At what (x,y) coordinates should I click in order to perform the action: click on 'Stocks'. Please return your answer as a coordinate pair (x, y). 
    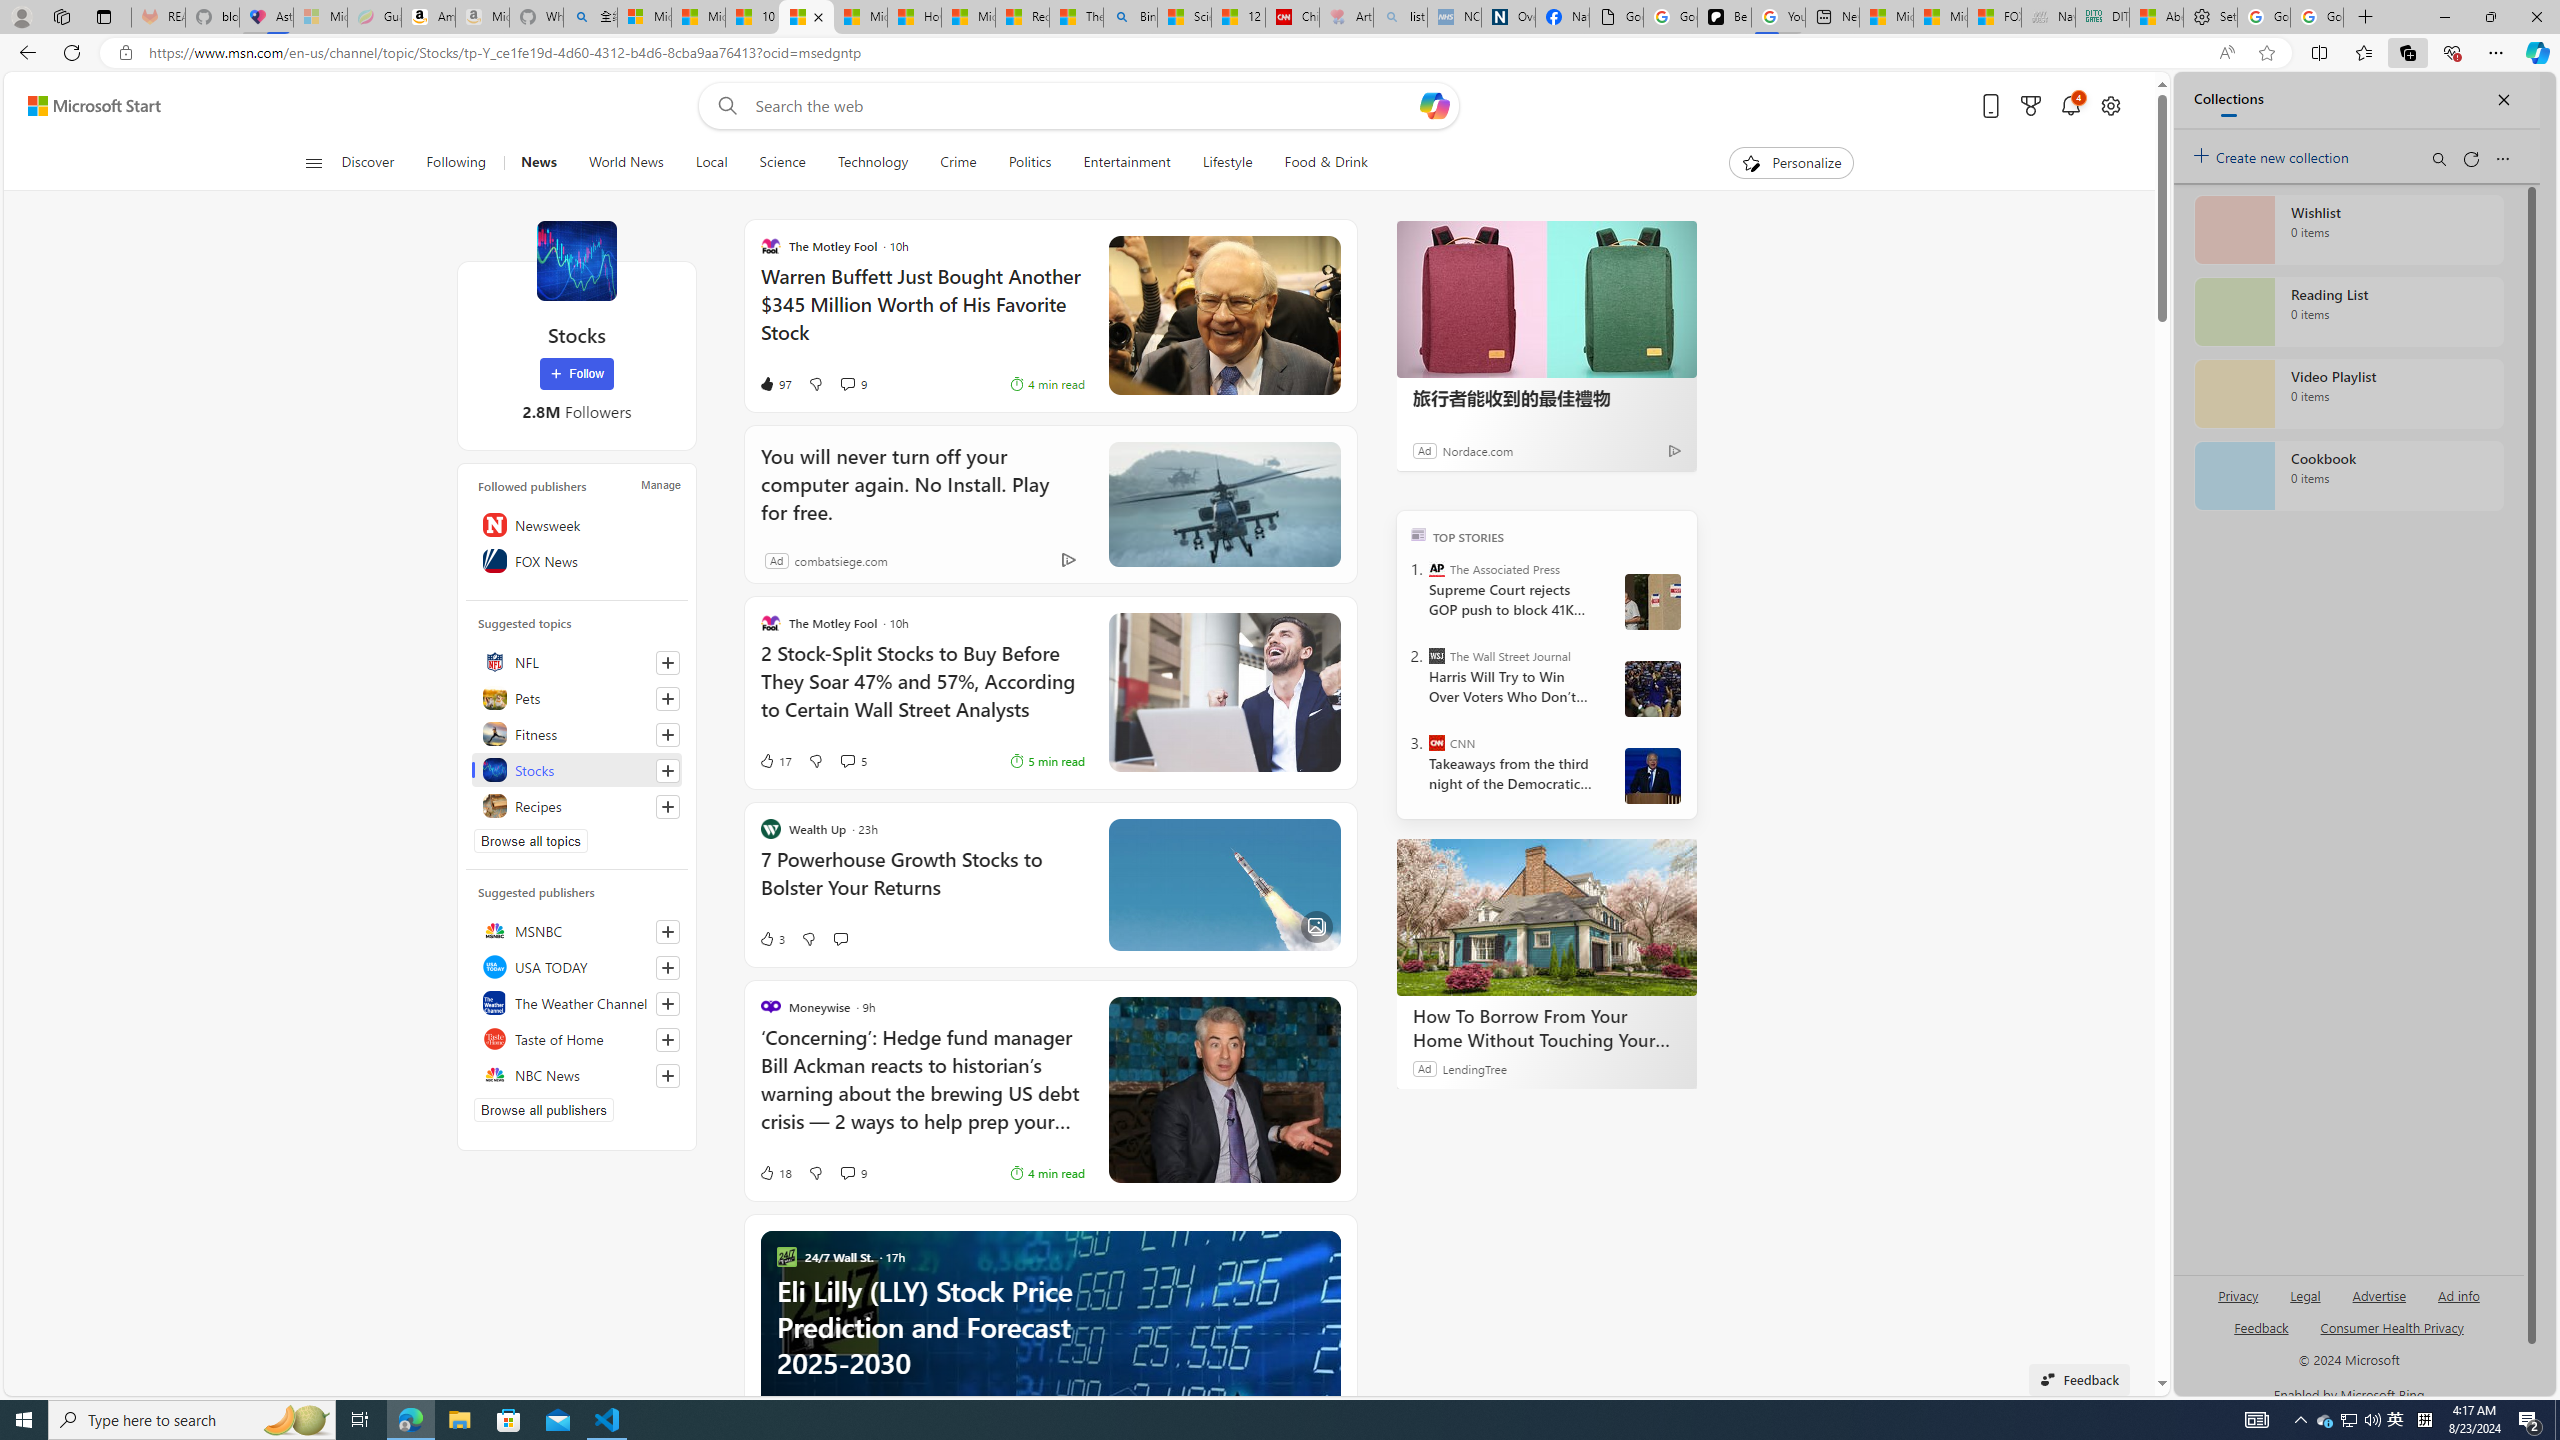
    Looking at the image, I should click on (576, 260).